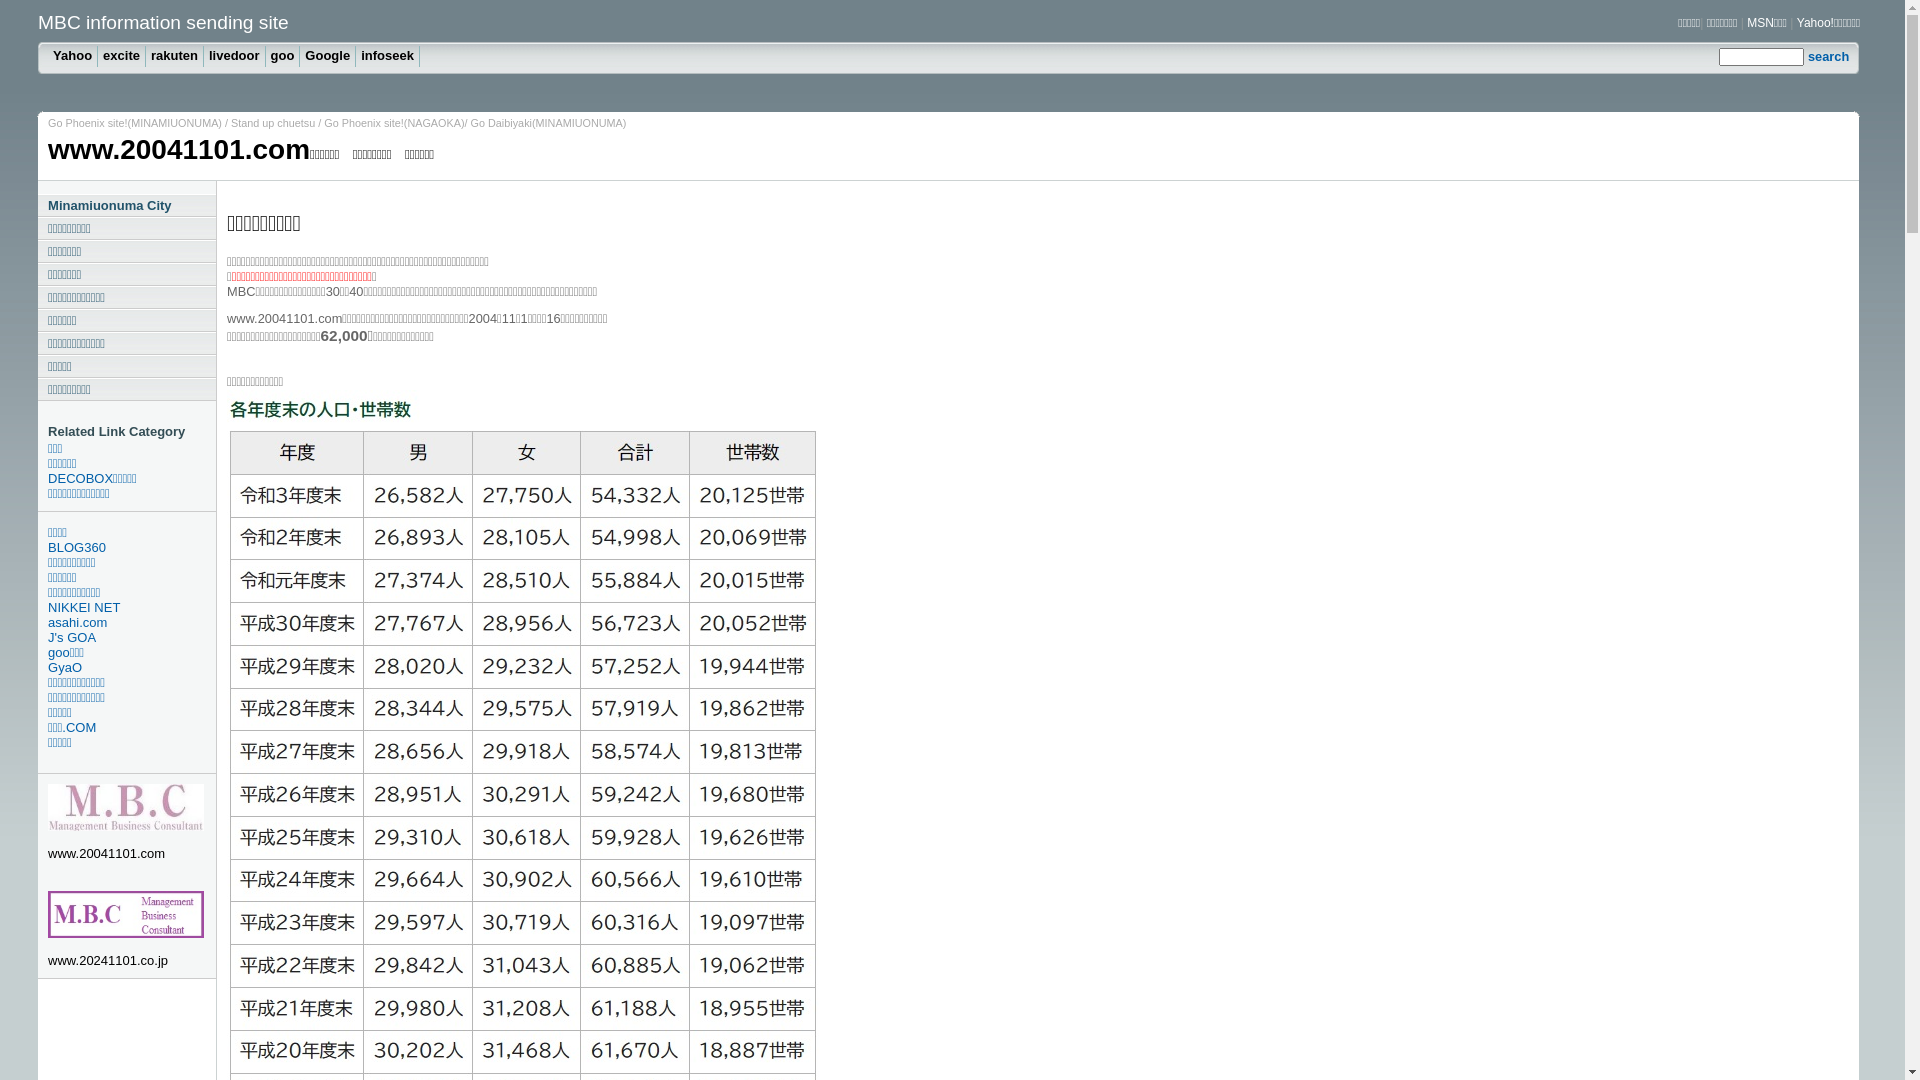 Image resolution: width=1920 pixels, height=1080 pixels. What do you see at coordinates (1808, 55) in the screenshot?
I see `'search'` at bounding box center [1808, 55].